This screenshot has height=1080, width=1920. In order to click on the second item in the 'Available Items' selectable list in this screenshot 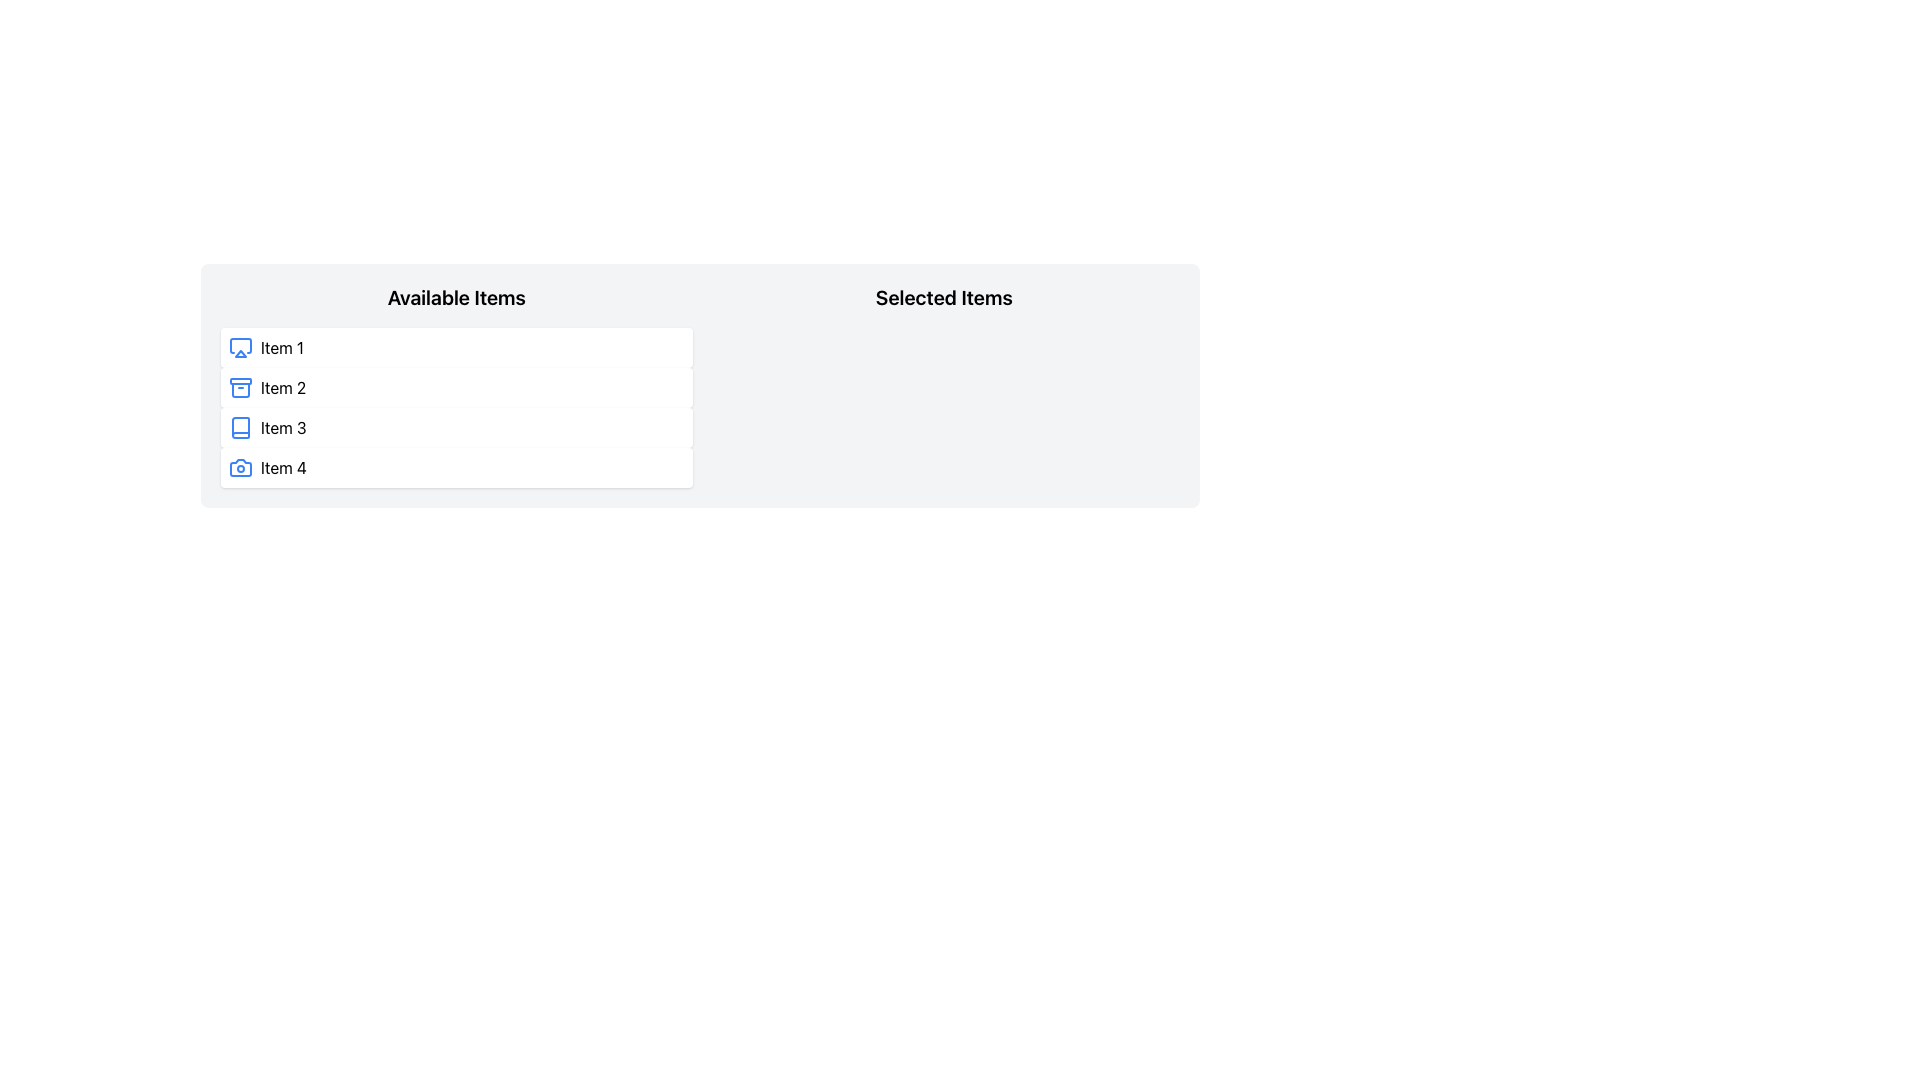, I will do `click(455, 388)`.